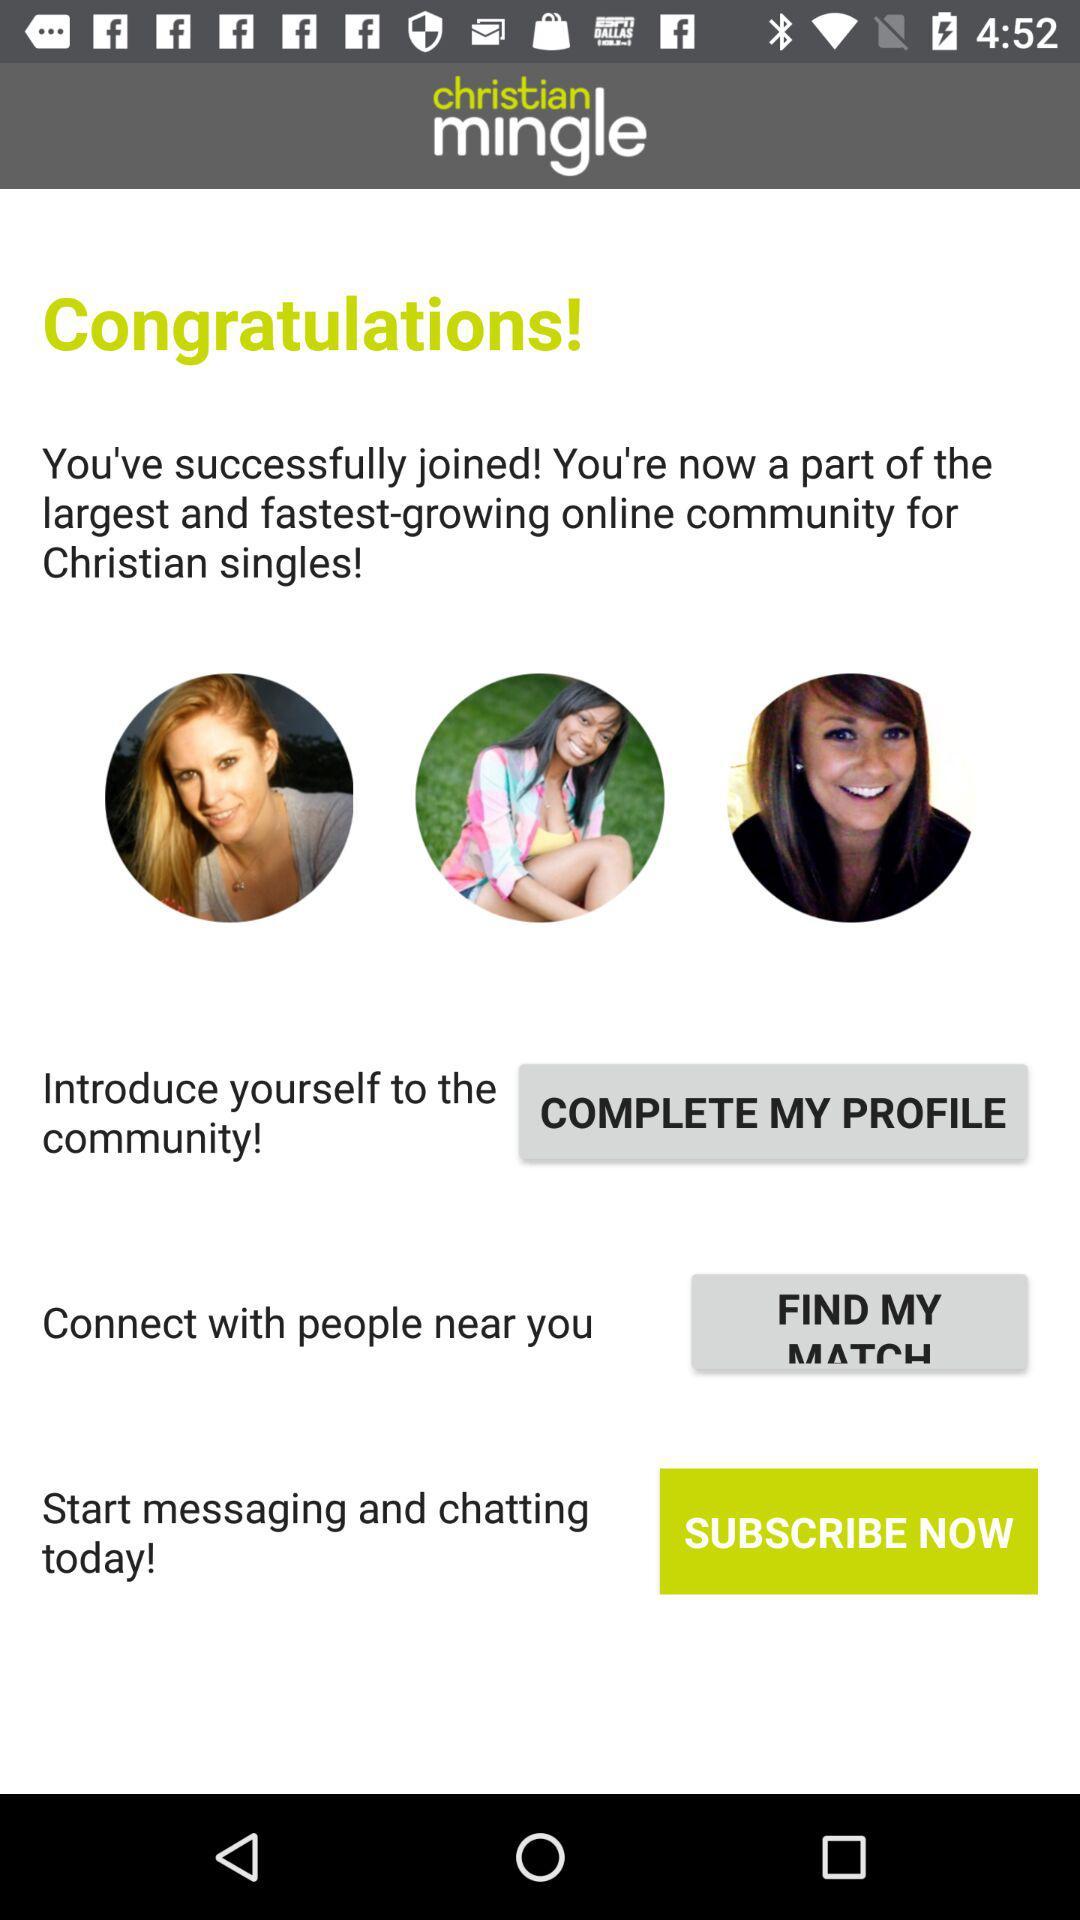  I want to click on the icon below the find my match, so click(848, 1530).